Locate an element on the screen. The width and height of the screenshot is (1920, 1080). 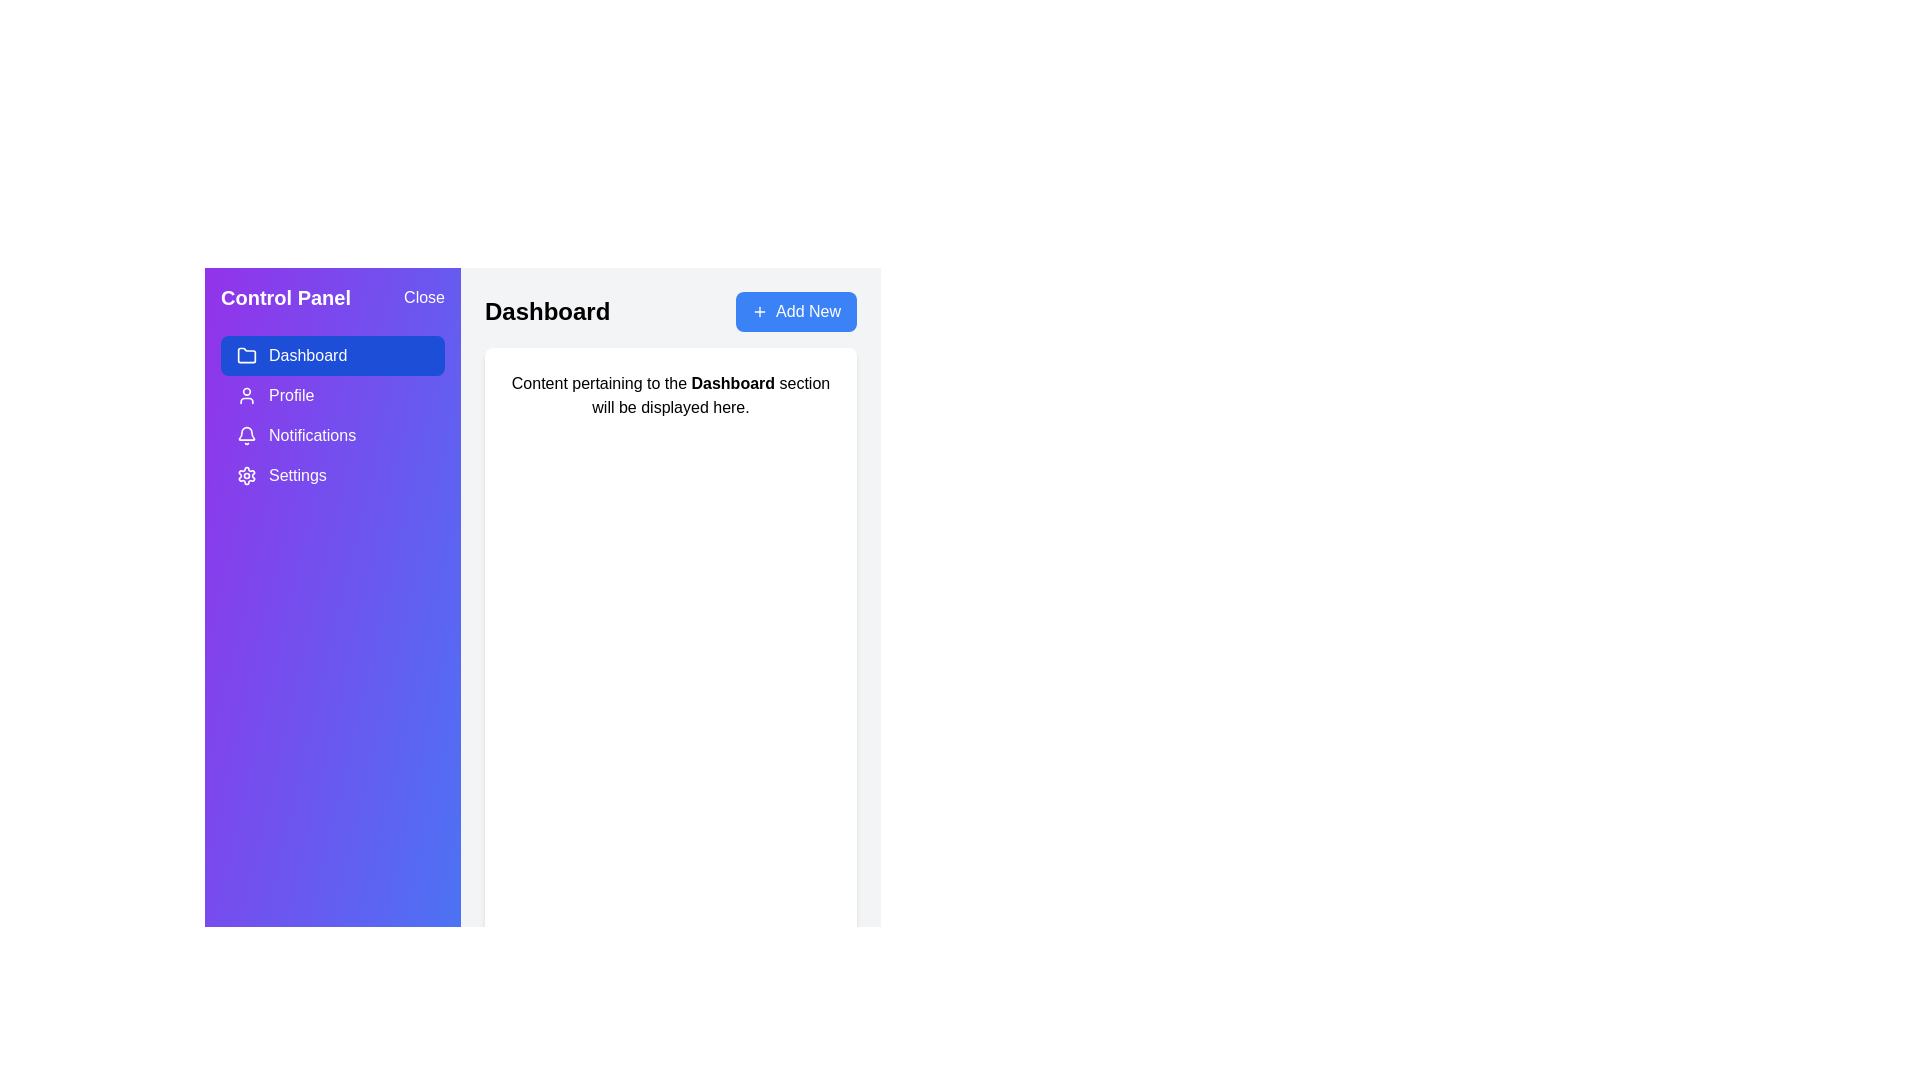
the Settings section in the drawer menu is located at coordinates (332, 475).